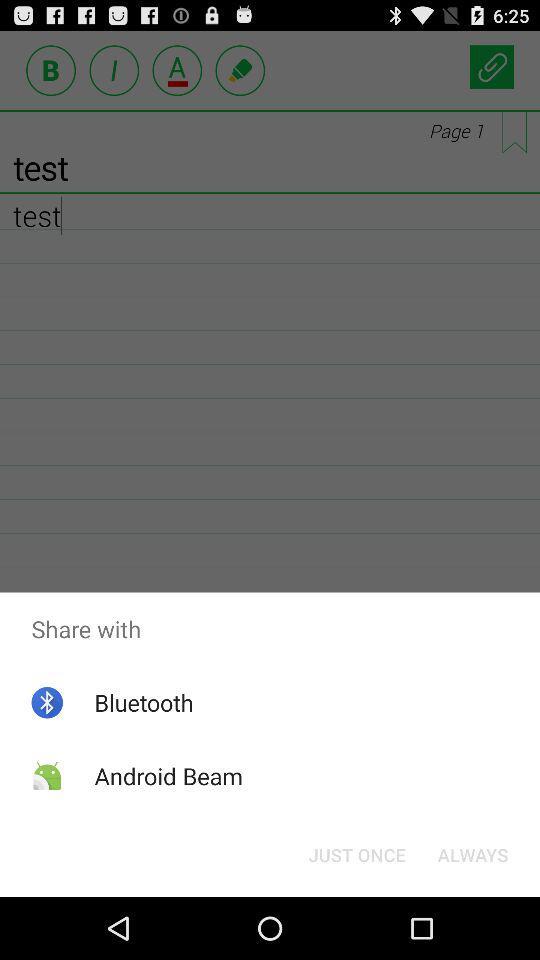 This screenshot has width=540, height=960. What do you see at coordinates (356, 853) in the screenshot?
I see `just once item` at bounding box center [356, 853].